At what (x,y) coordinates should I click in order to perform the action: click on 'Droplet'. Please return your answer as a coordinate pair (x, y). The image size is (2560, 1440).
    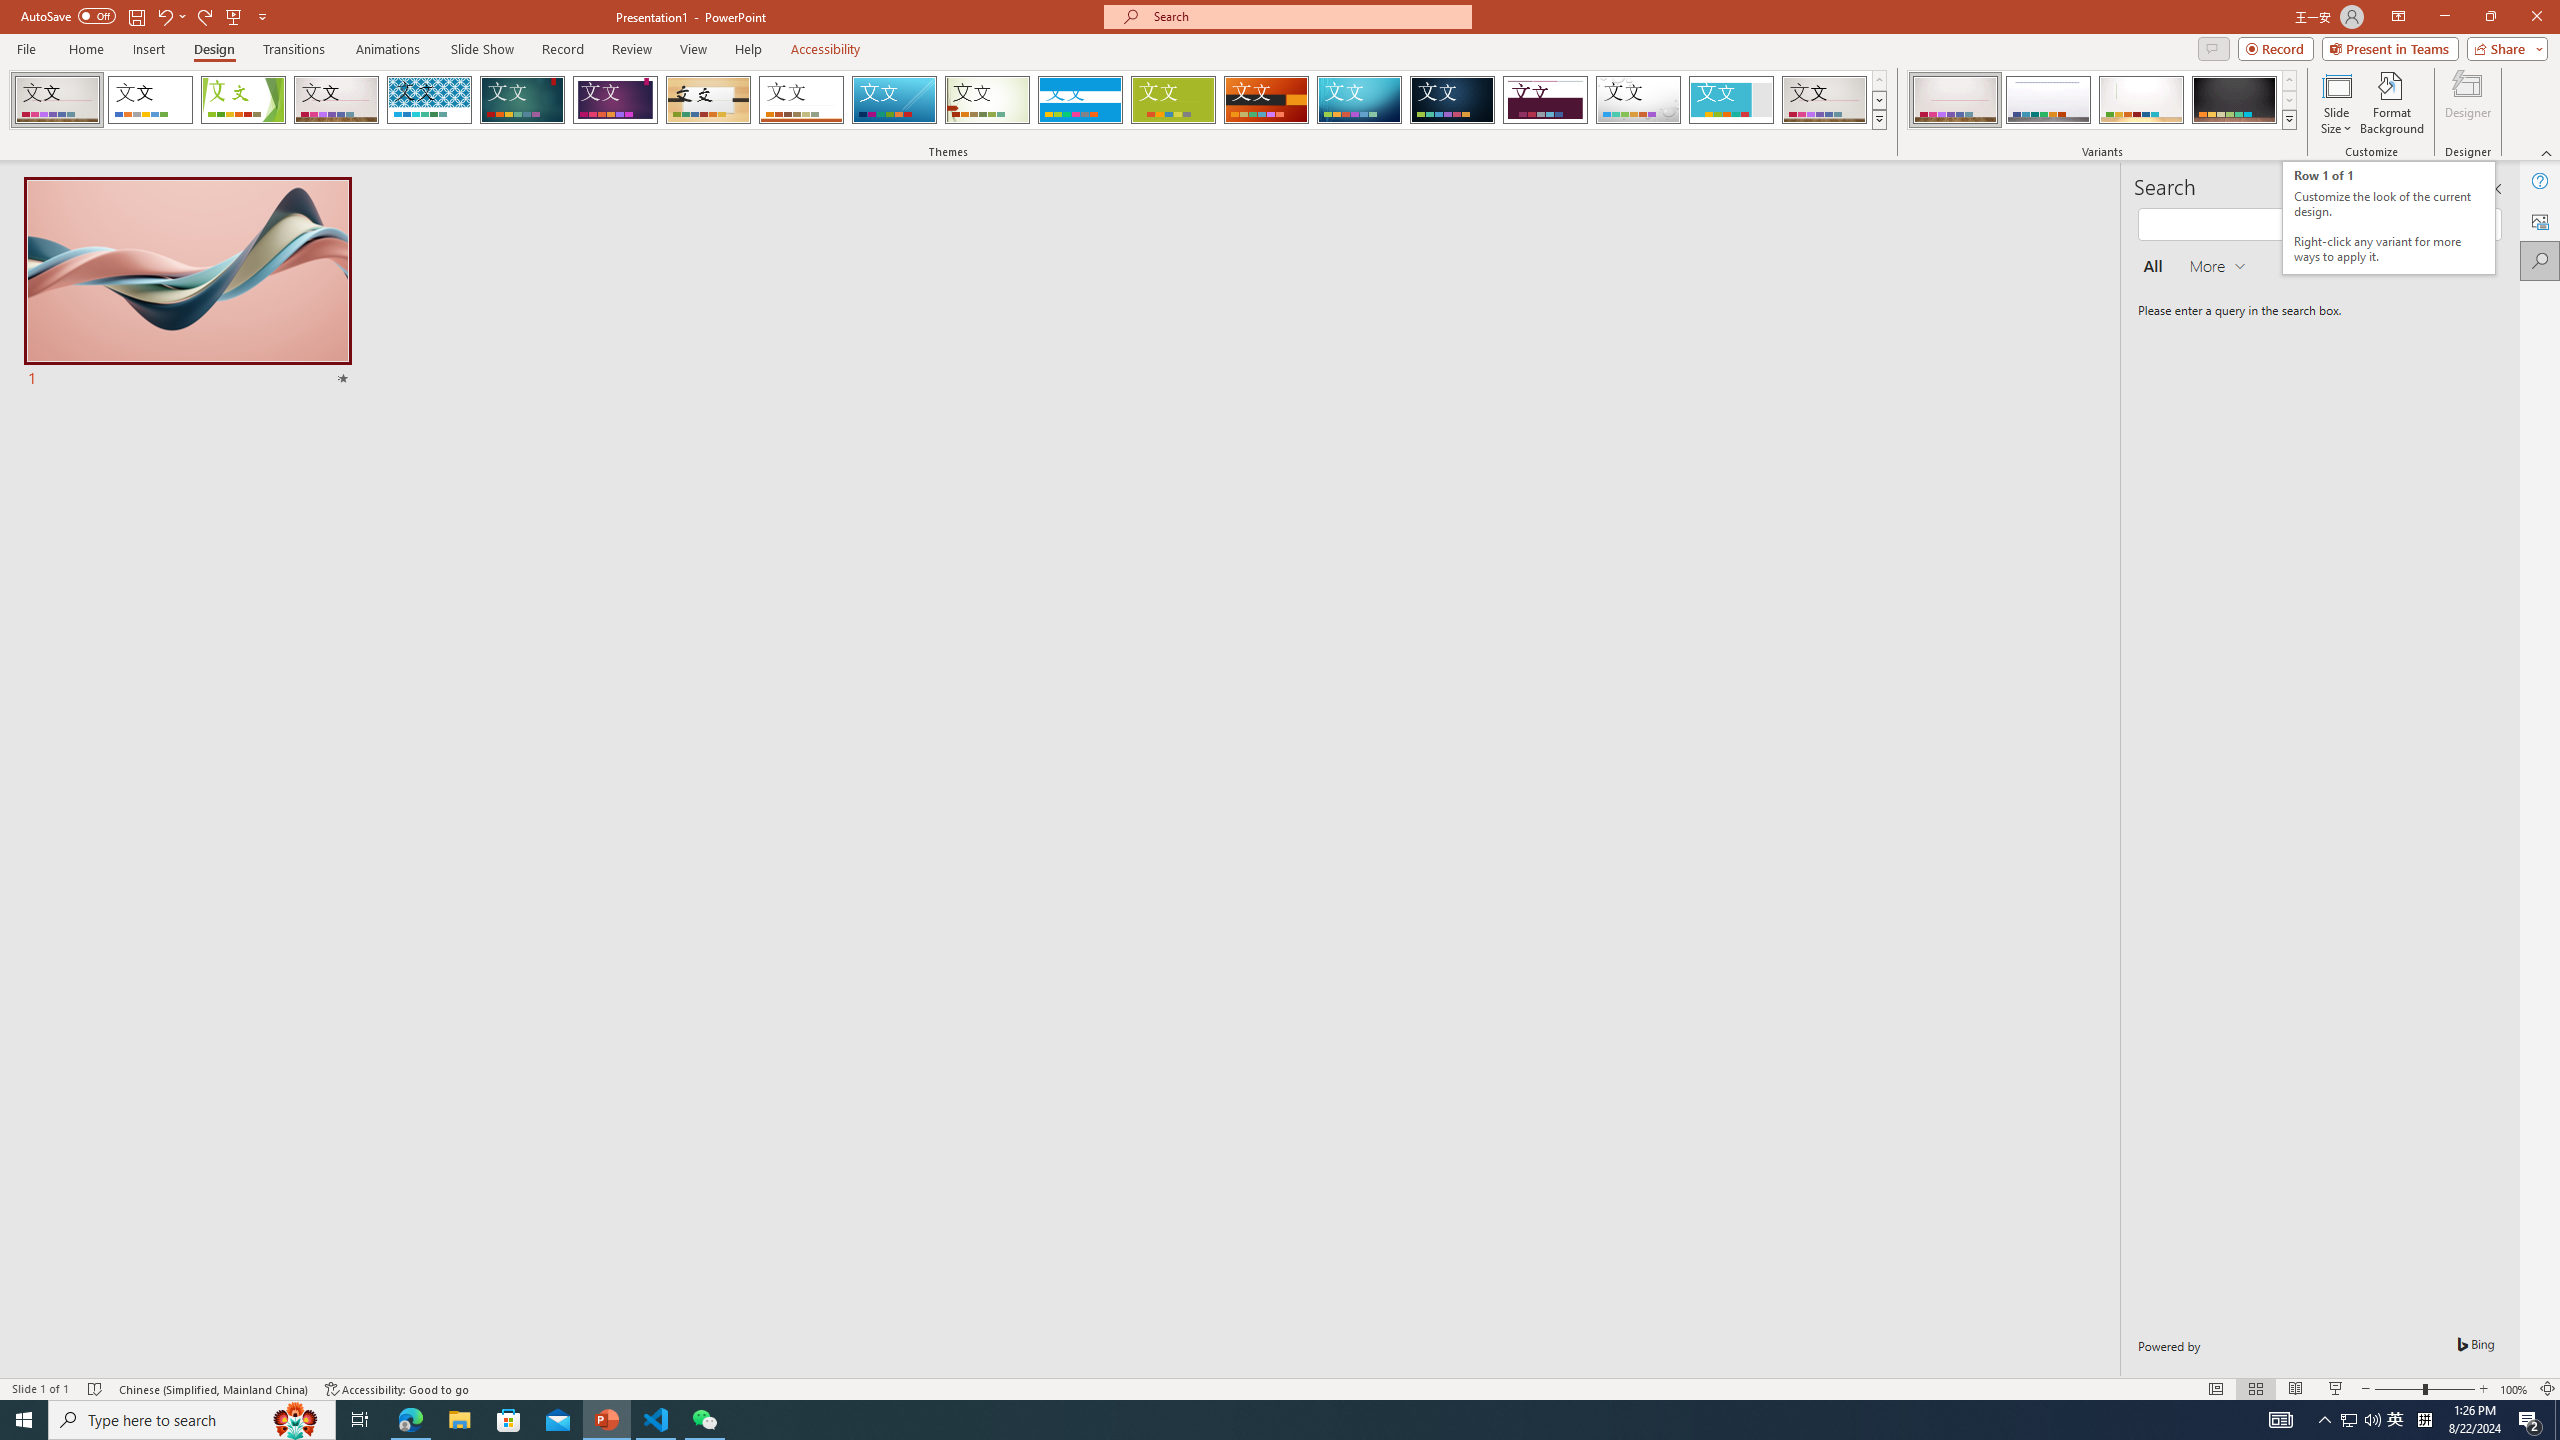
    Looking at the image, I should click on (1638, 99).